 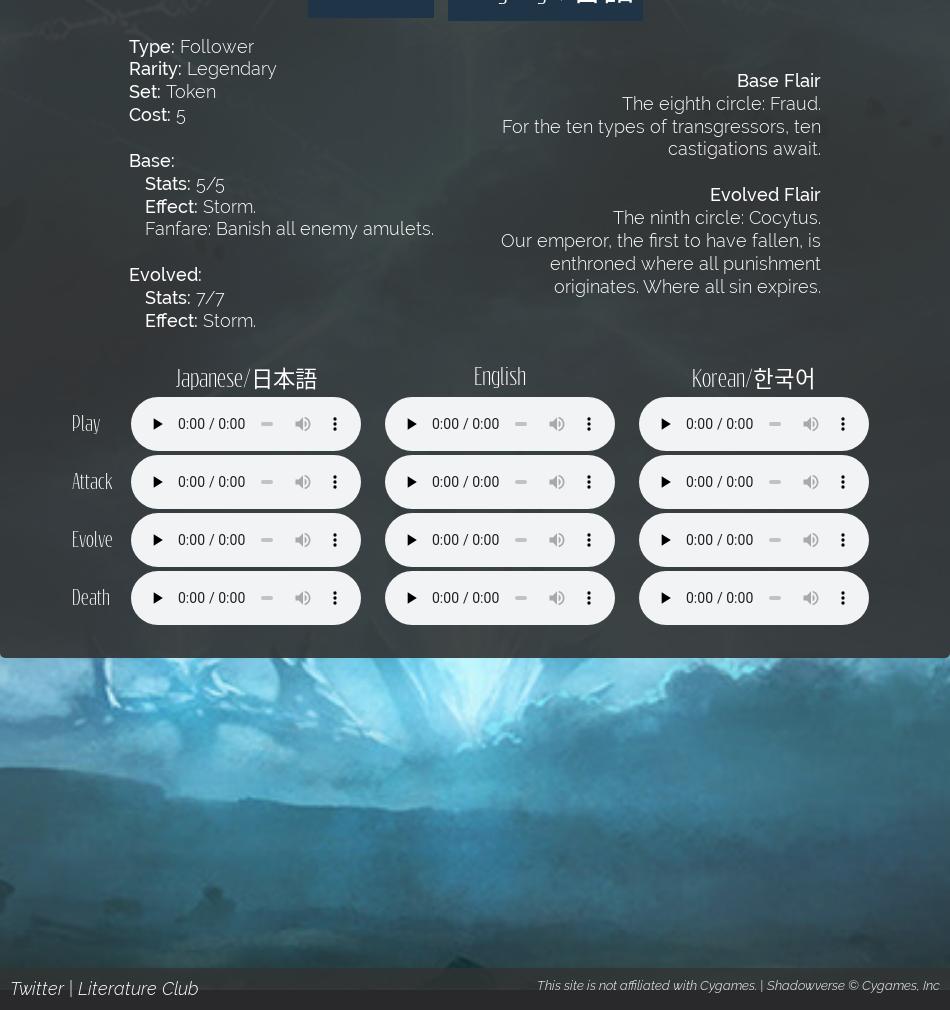 I want to click on 'The ninth circle: Cocytus.', so click(x=715, y=215).